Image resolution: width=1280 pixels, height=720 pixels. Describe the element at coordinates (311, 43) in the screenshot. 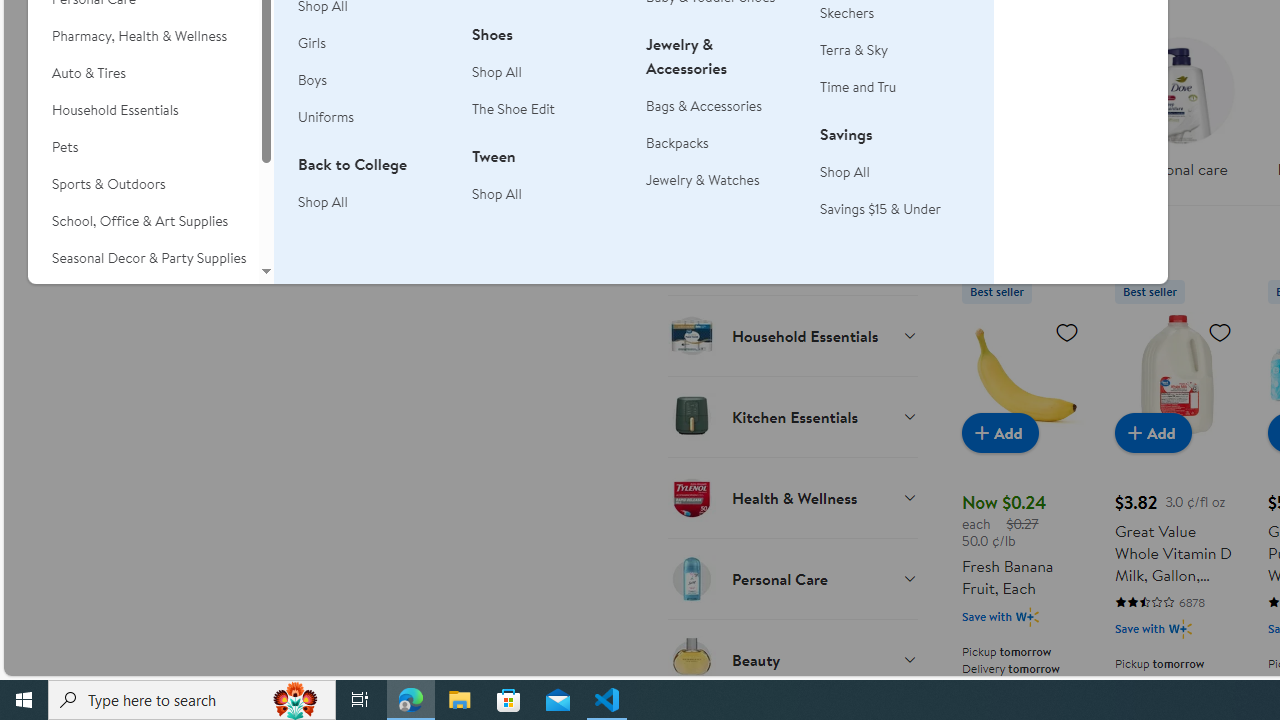

I see `'Girls'` at that location.